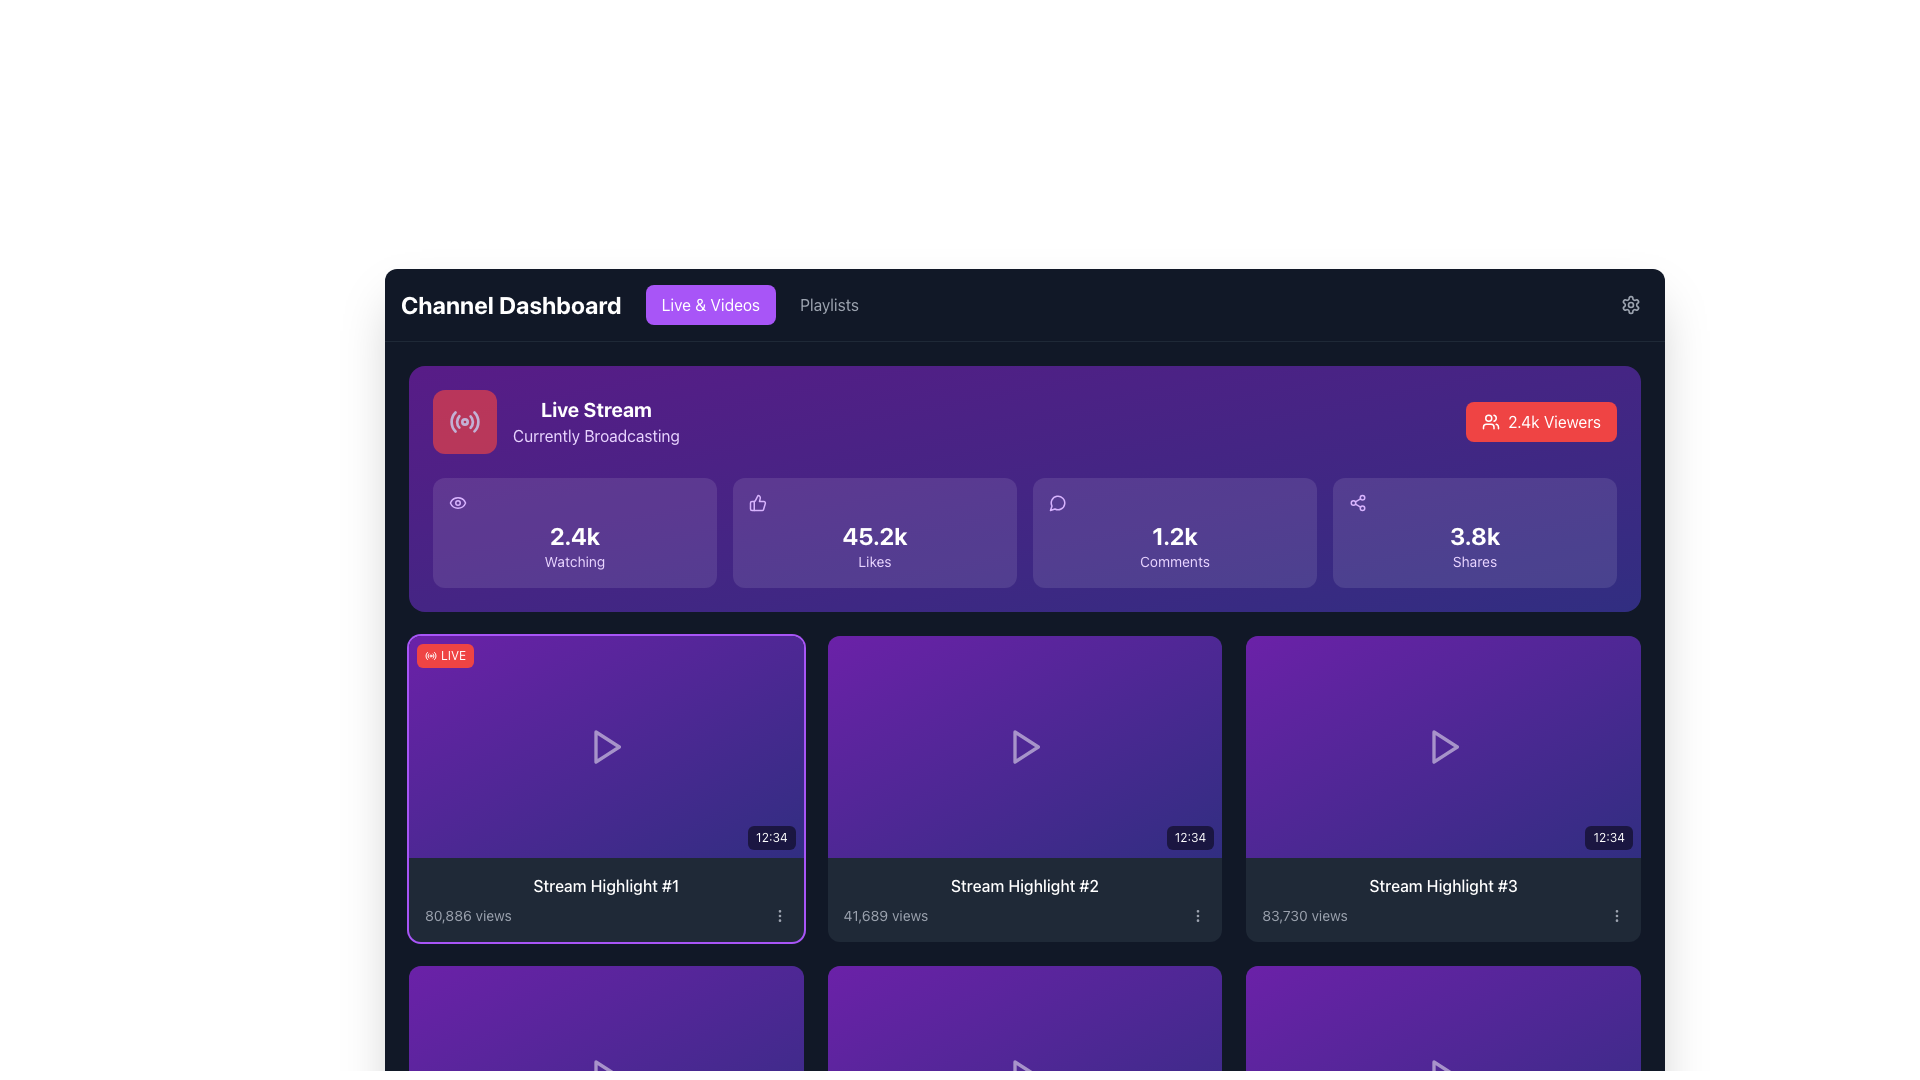  I want to click on the Text Display element that shows '3.8k' in bold white font on a purple background, located in the top right section of the dashboard, above the word 'Shares', so click(1474, 535).